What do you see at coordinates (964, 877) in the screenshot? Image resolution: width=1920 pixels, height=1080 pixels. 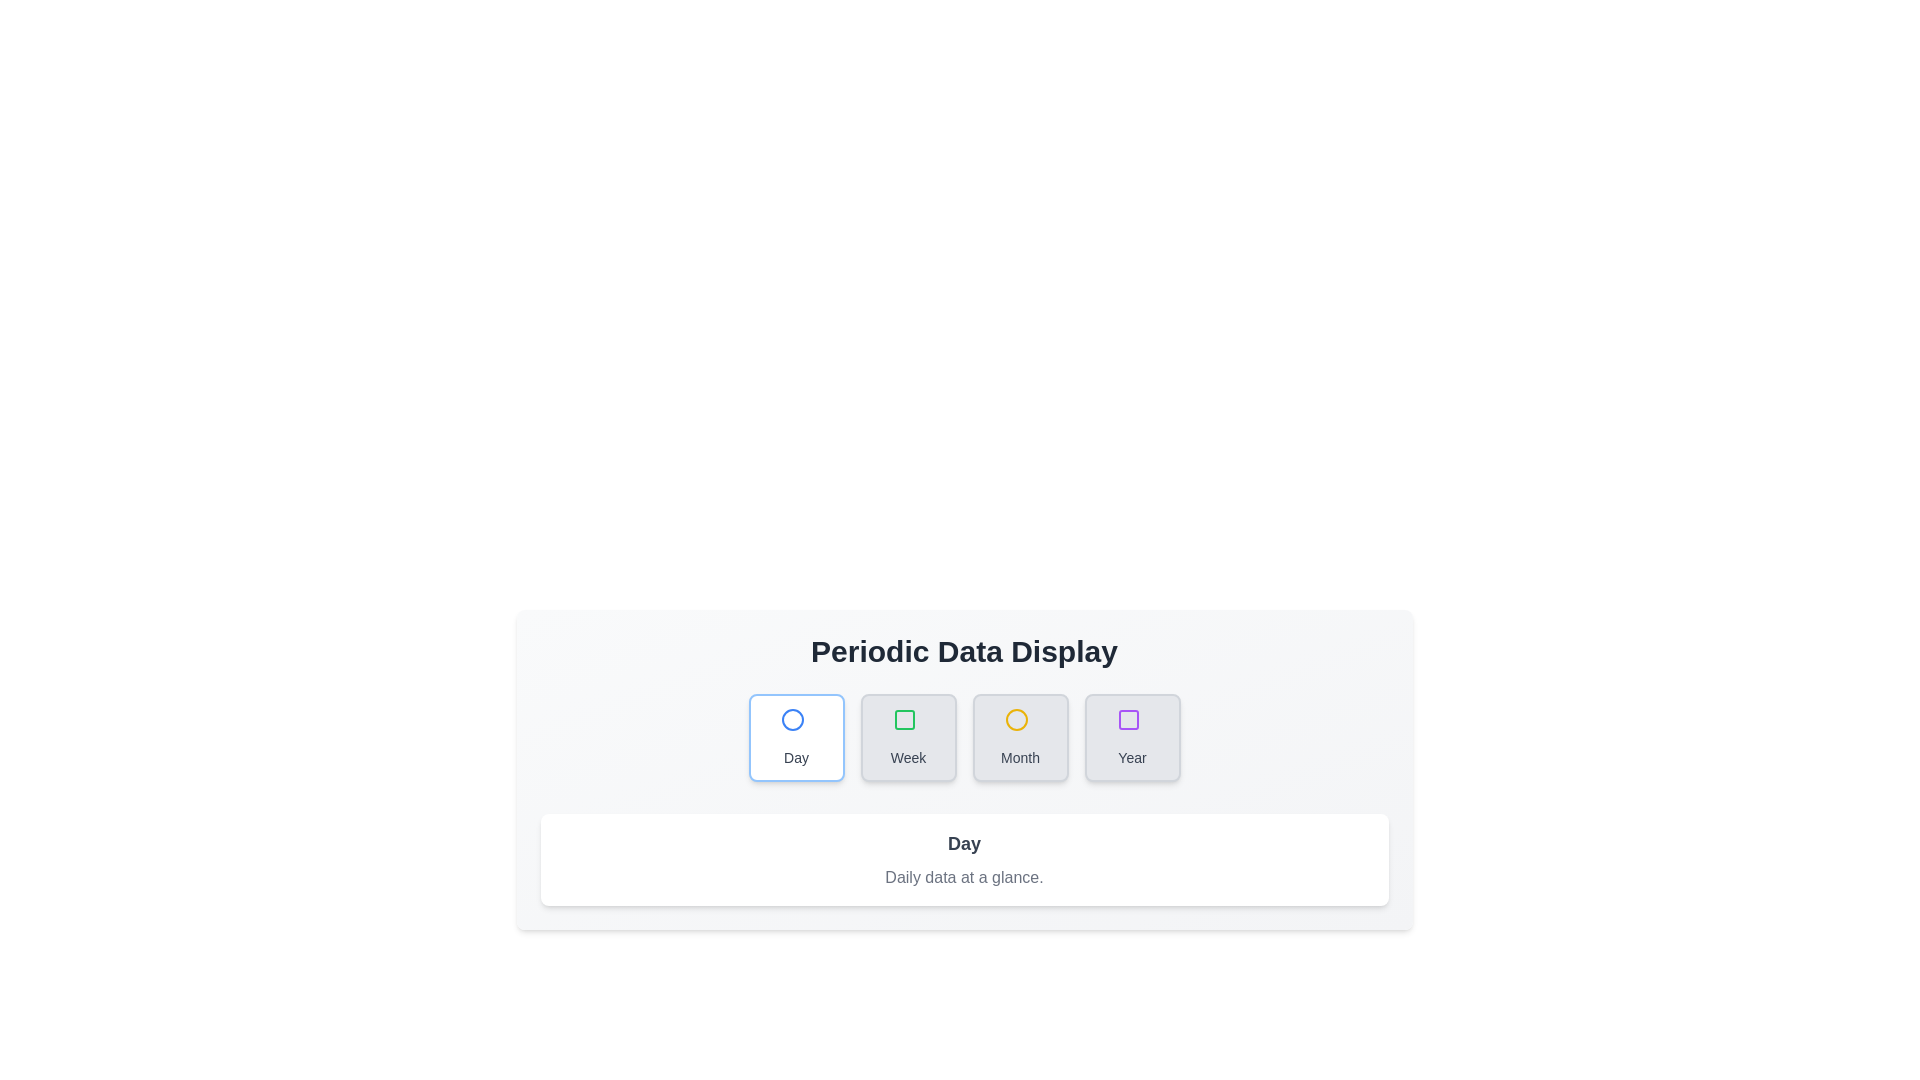 I see `the text label displaying 'Daily data at a glance.' which is styled in gray and located below the 'Day' text within a white rectangular card` at bounding box center [964, 877].